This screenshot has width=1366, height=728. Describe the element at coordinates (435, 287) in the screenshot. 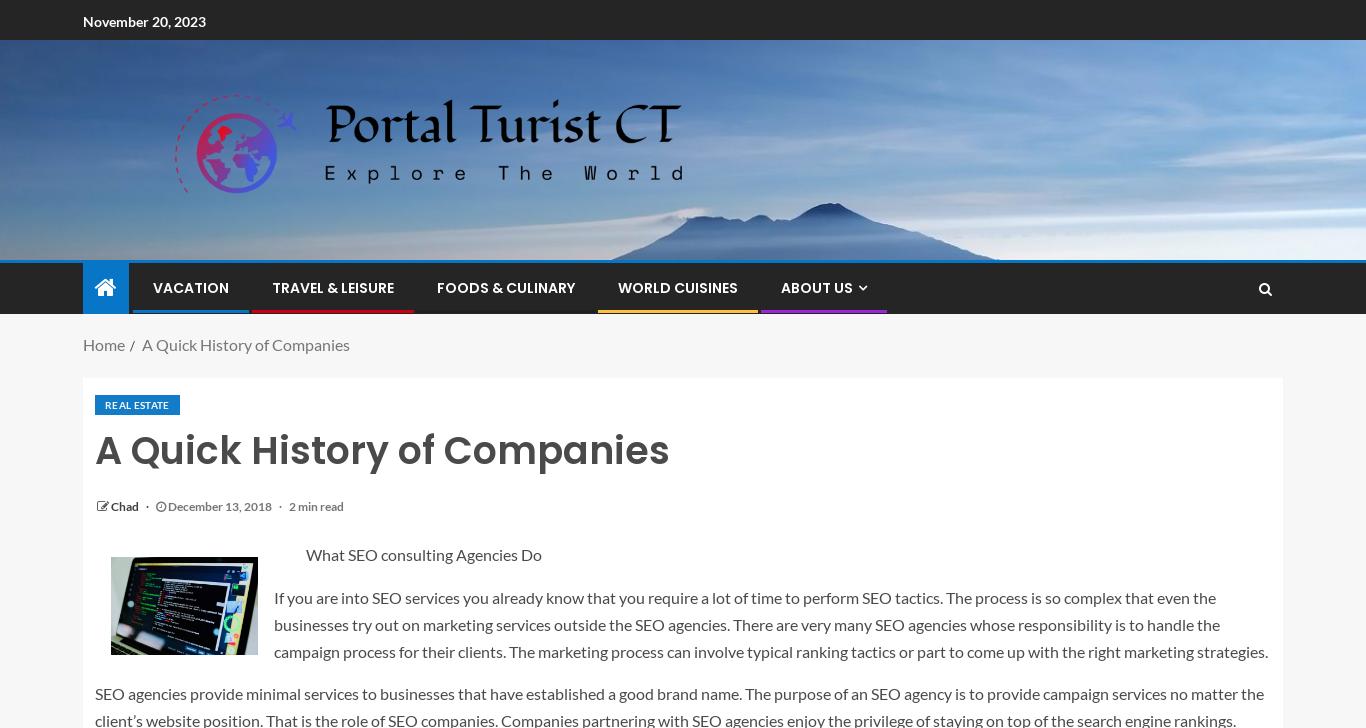

I see `'Foods & Culinary'` at that location.